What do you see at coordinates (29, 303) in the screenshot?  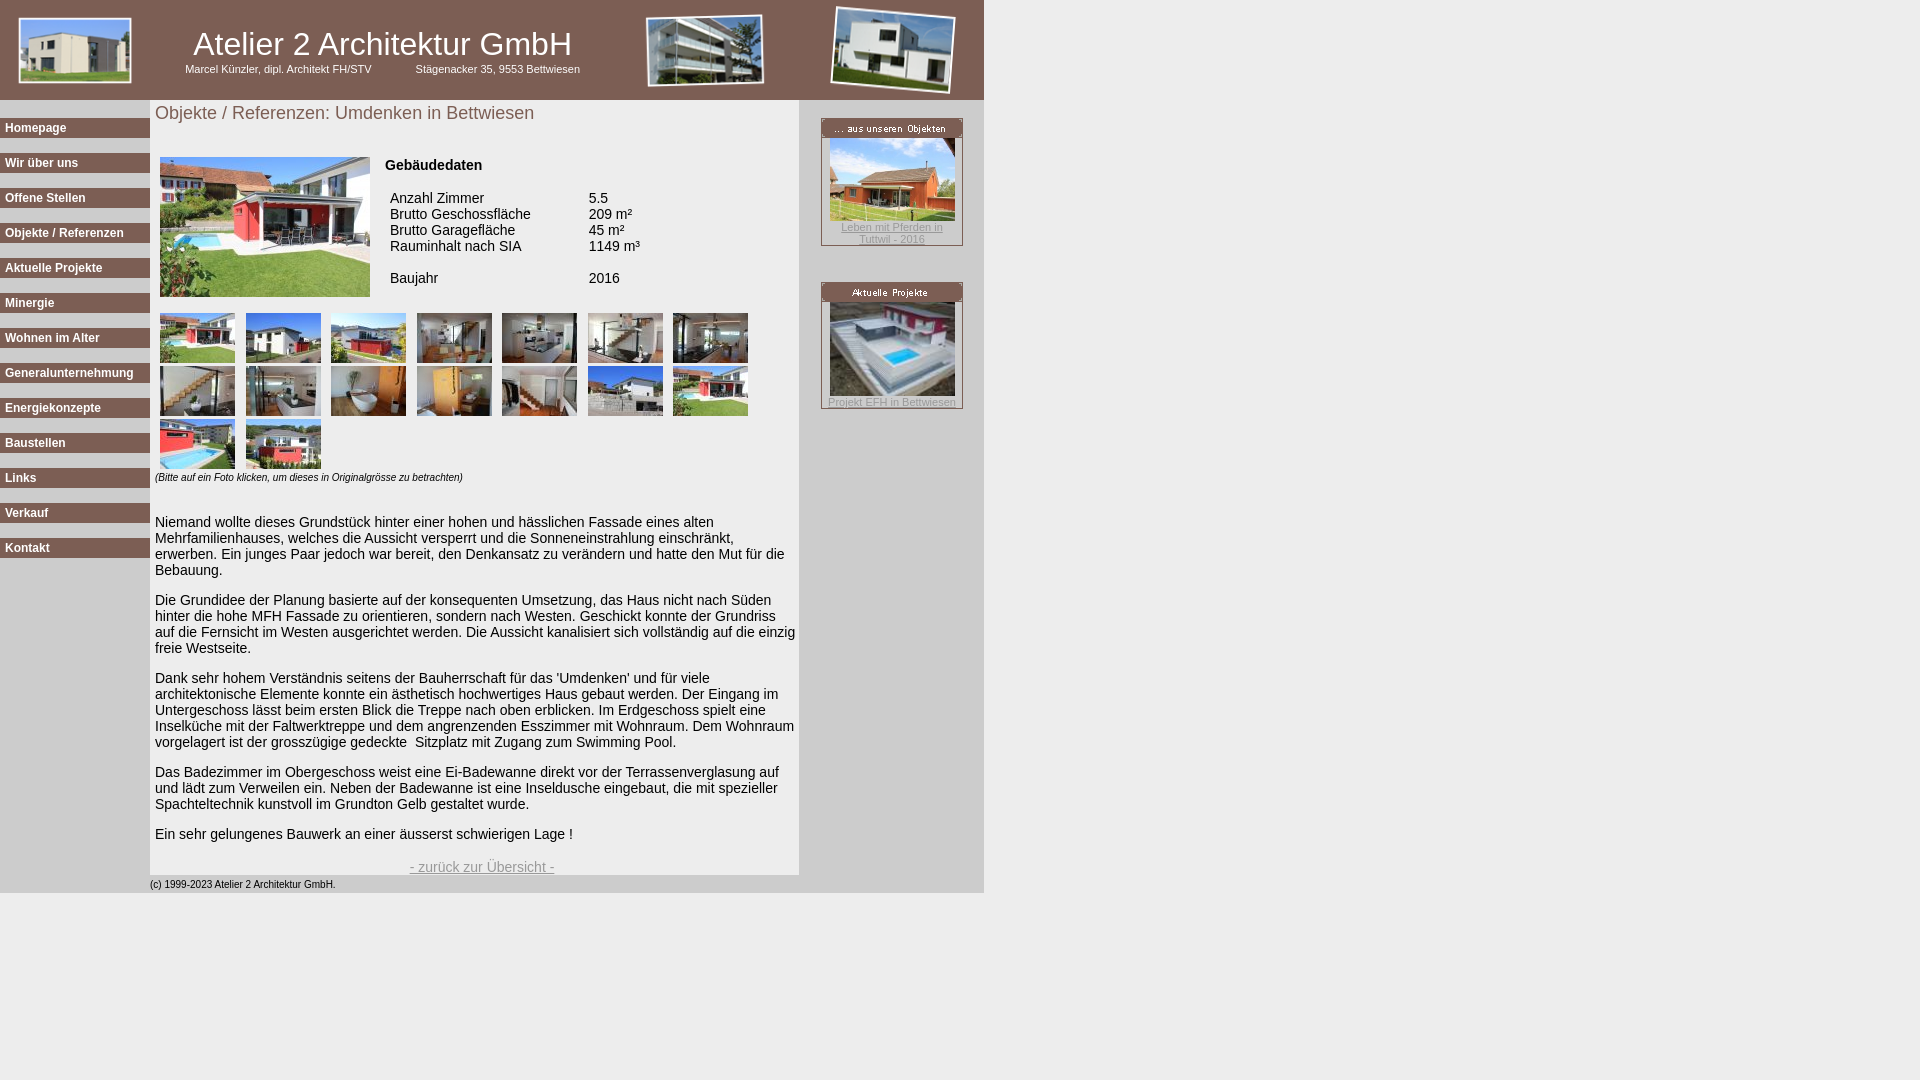 I see `'Minergie'` at bounding box center [29, 303].